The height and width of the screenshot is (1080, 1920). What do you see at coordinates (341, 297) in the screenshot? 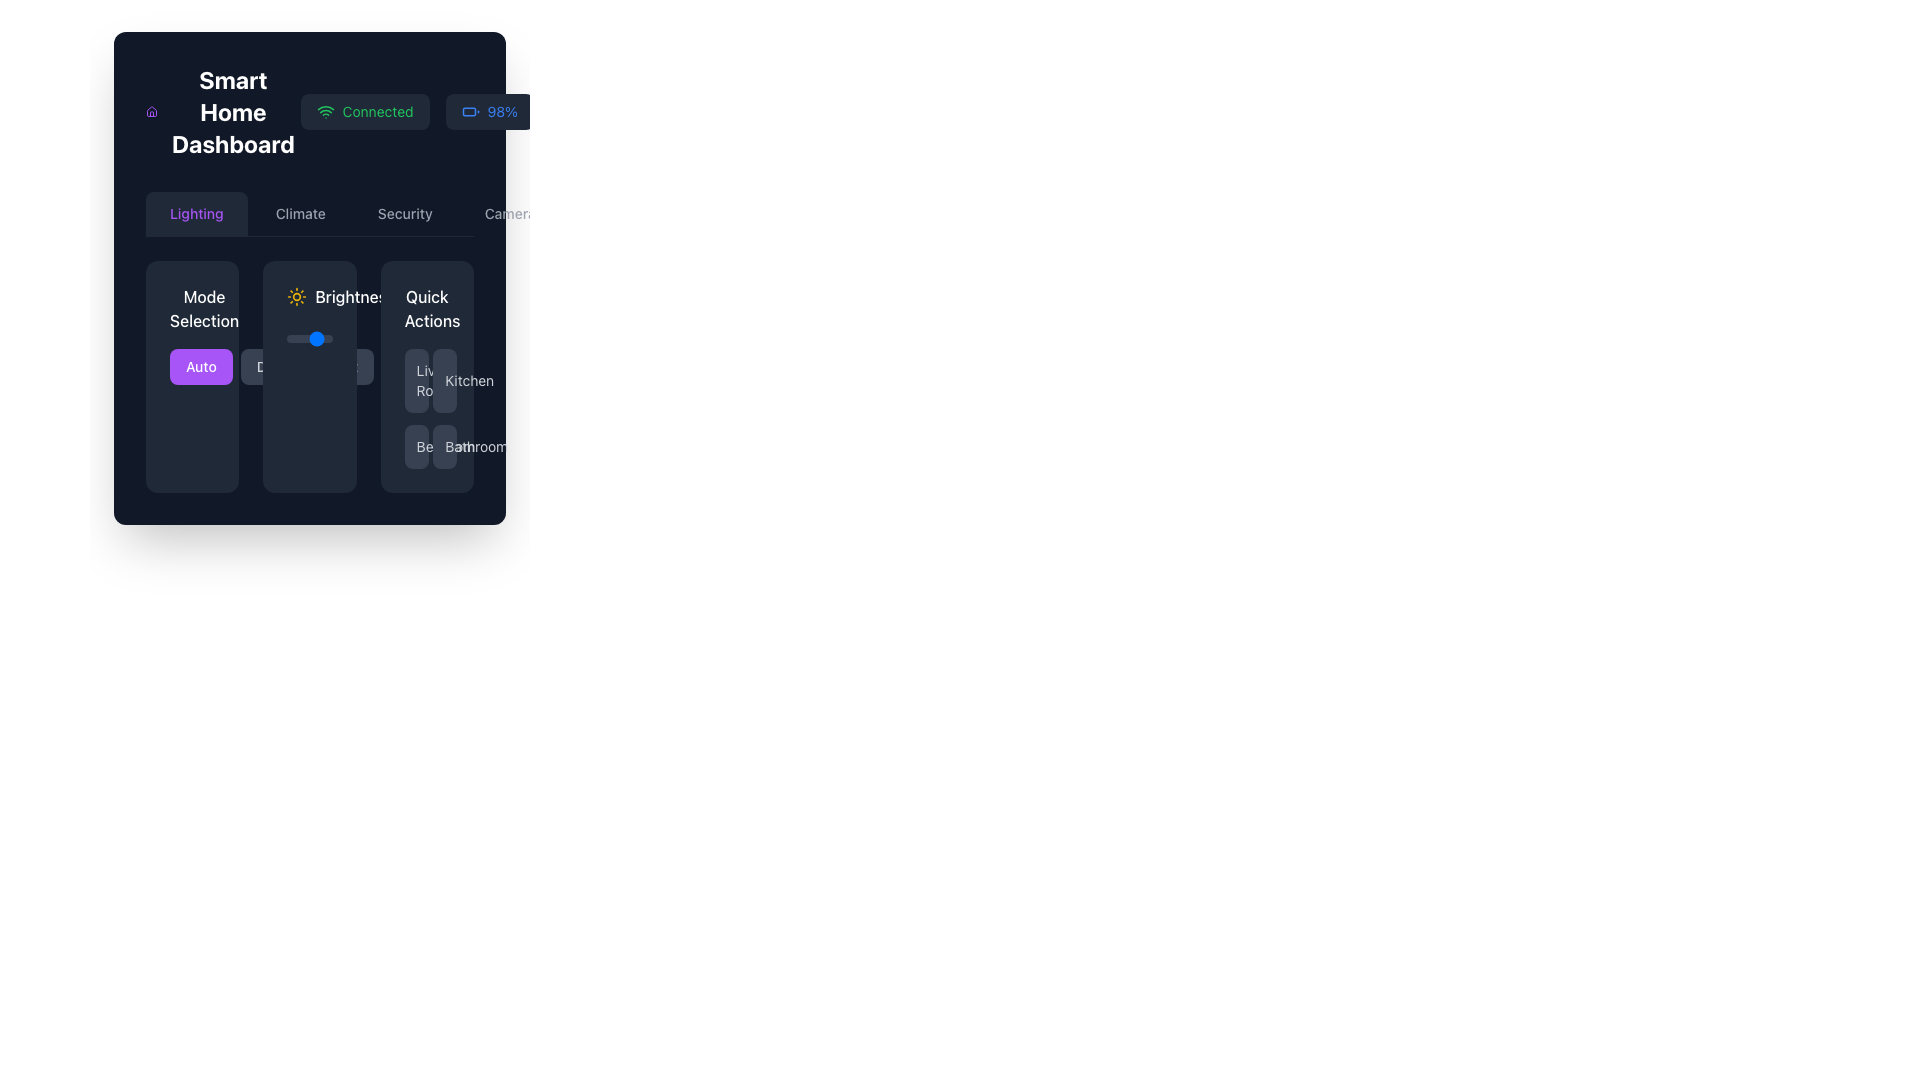
I see `the brightness control label with an icon` at bounding box center [341, 297].